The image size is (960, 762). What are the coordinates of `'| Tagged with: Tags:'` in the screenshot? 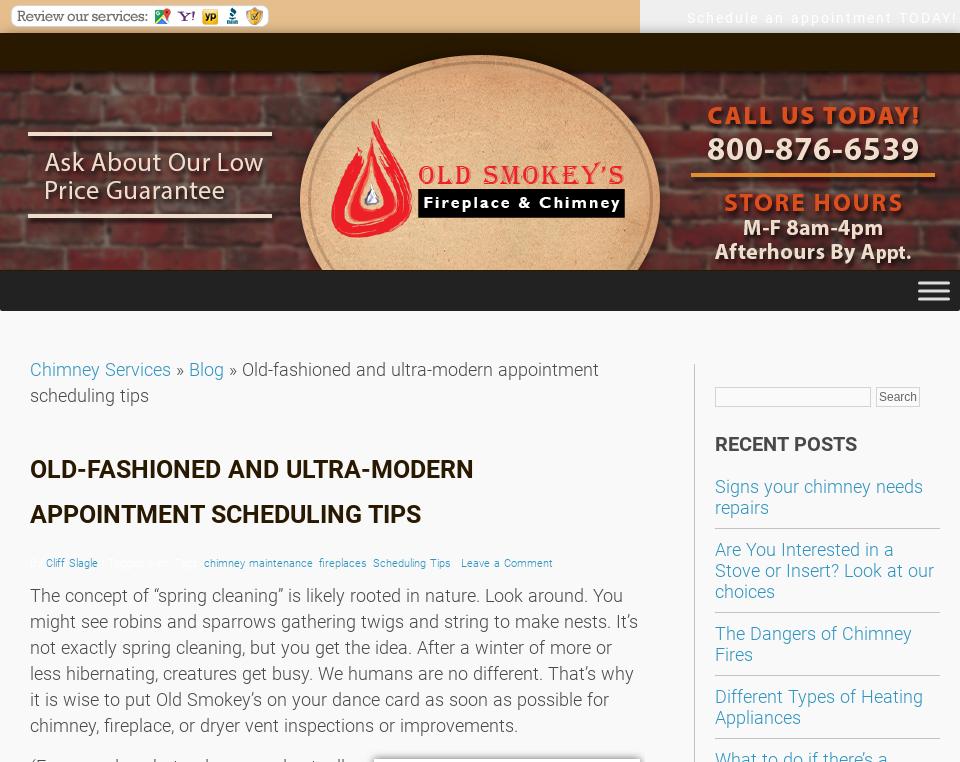 It's located at (98, 562).